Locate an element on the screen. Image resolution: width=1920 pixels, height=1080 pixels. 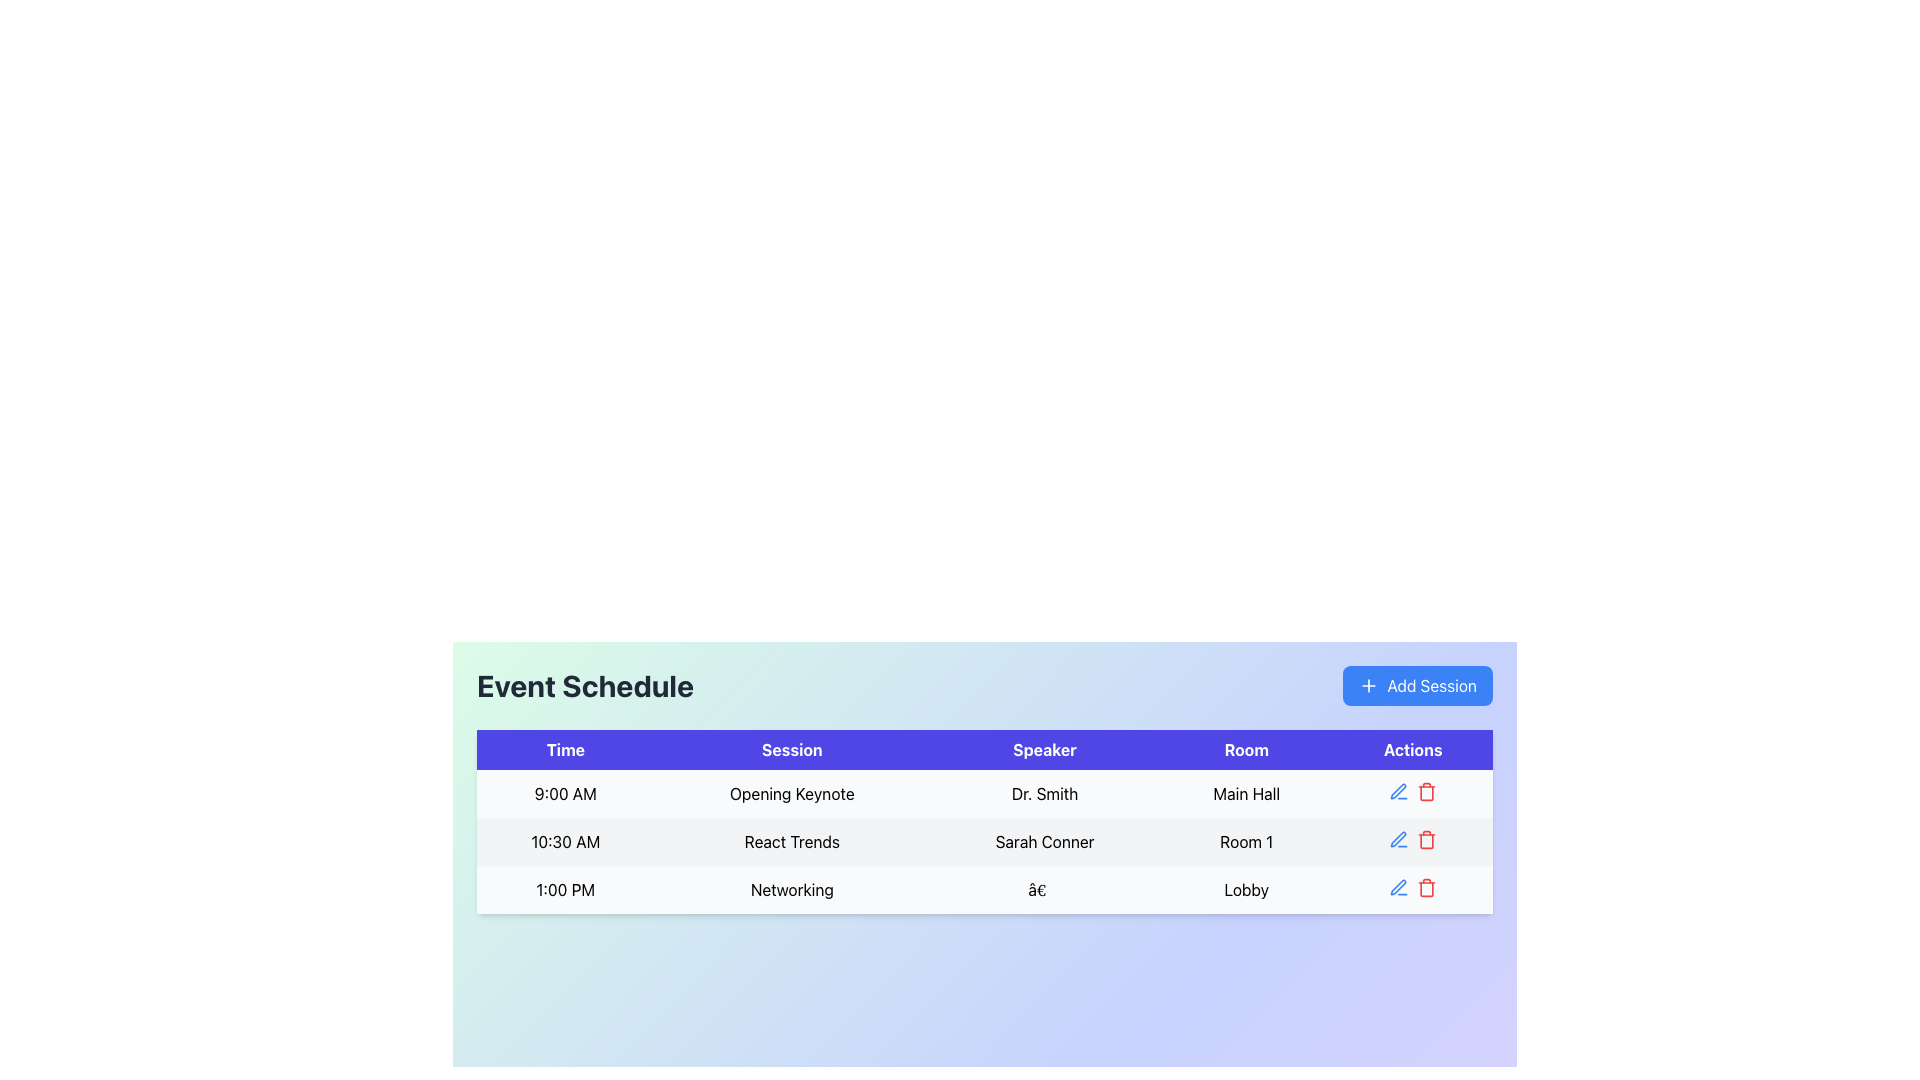
the blue pen icon representing the edit action in the 'Actions' column of the third row for the 'Networking' session at 1:00 PM is located at coordinates (1398, 886).